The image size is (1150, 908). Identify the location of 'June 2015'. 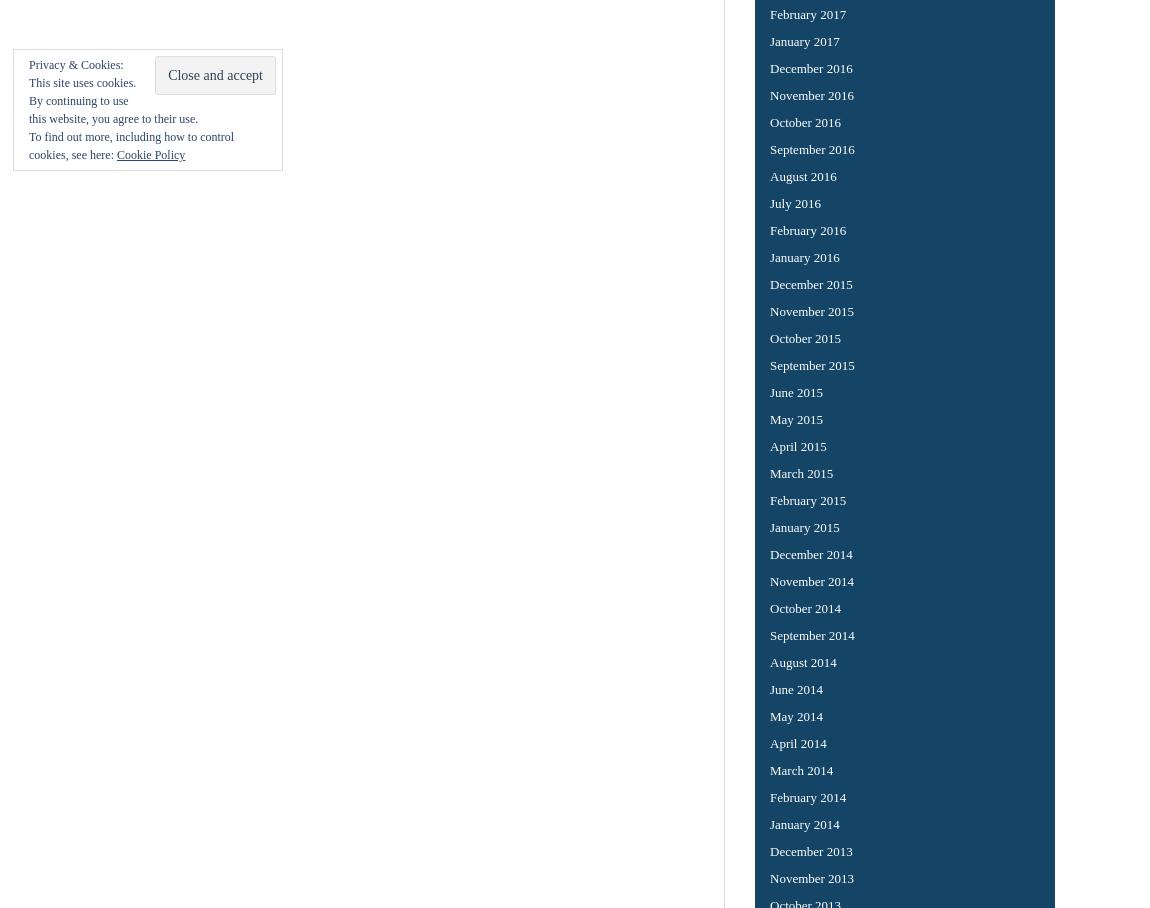
(769, 390).